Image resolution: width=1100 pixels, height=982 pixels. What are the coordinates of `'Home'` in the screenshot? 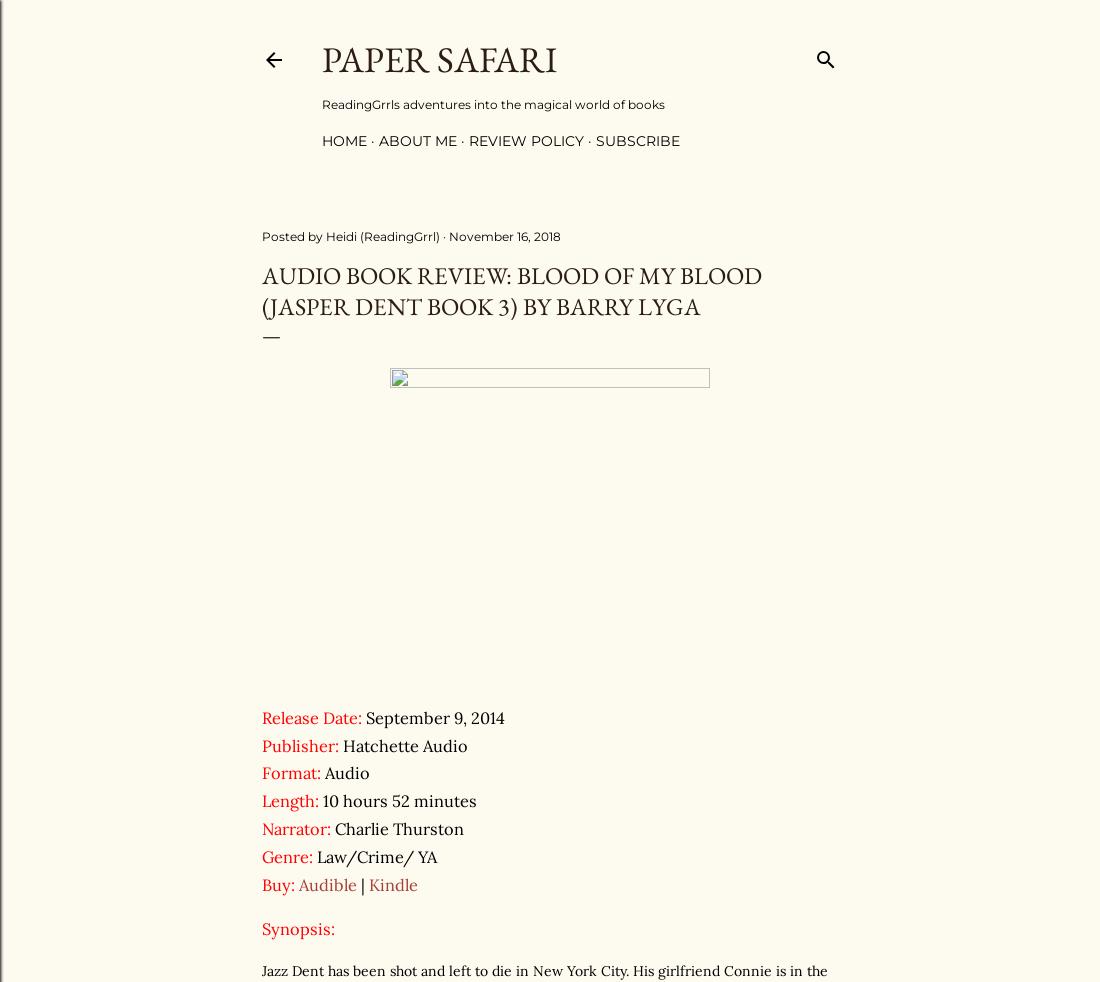 It's located at (343, 140).